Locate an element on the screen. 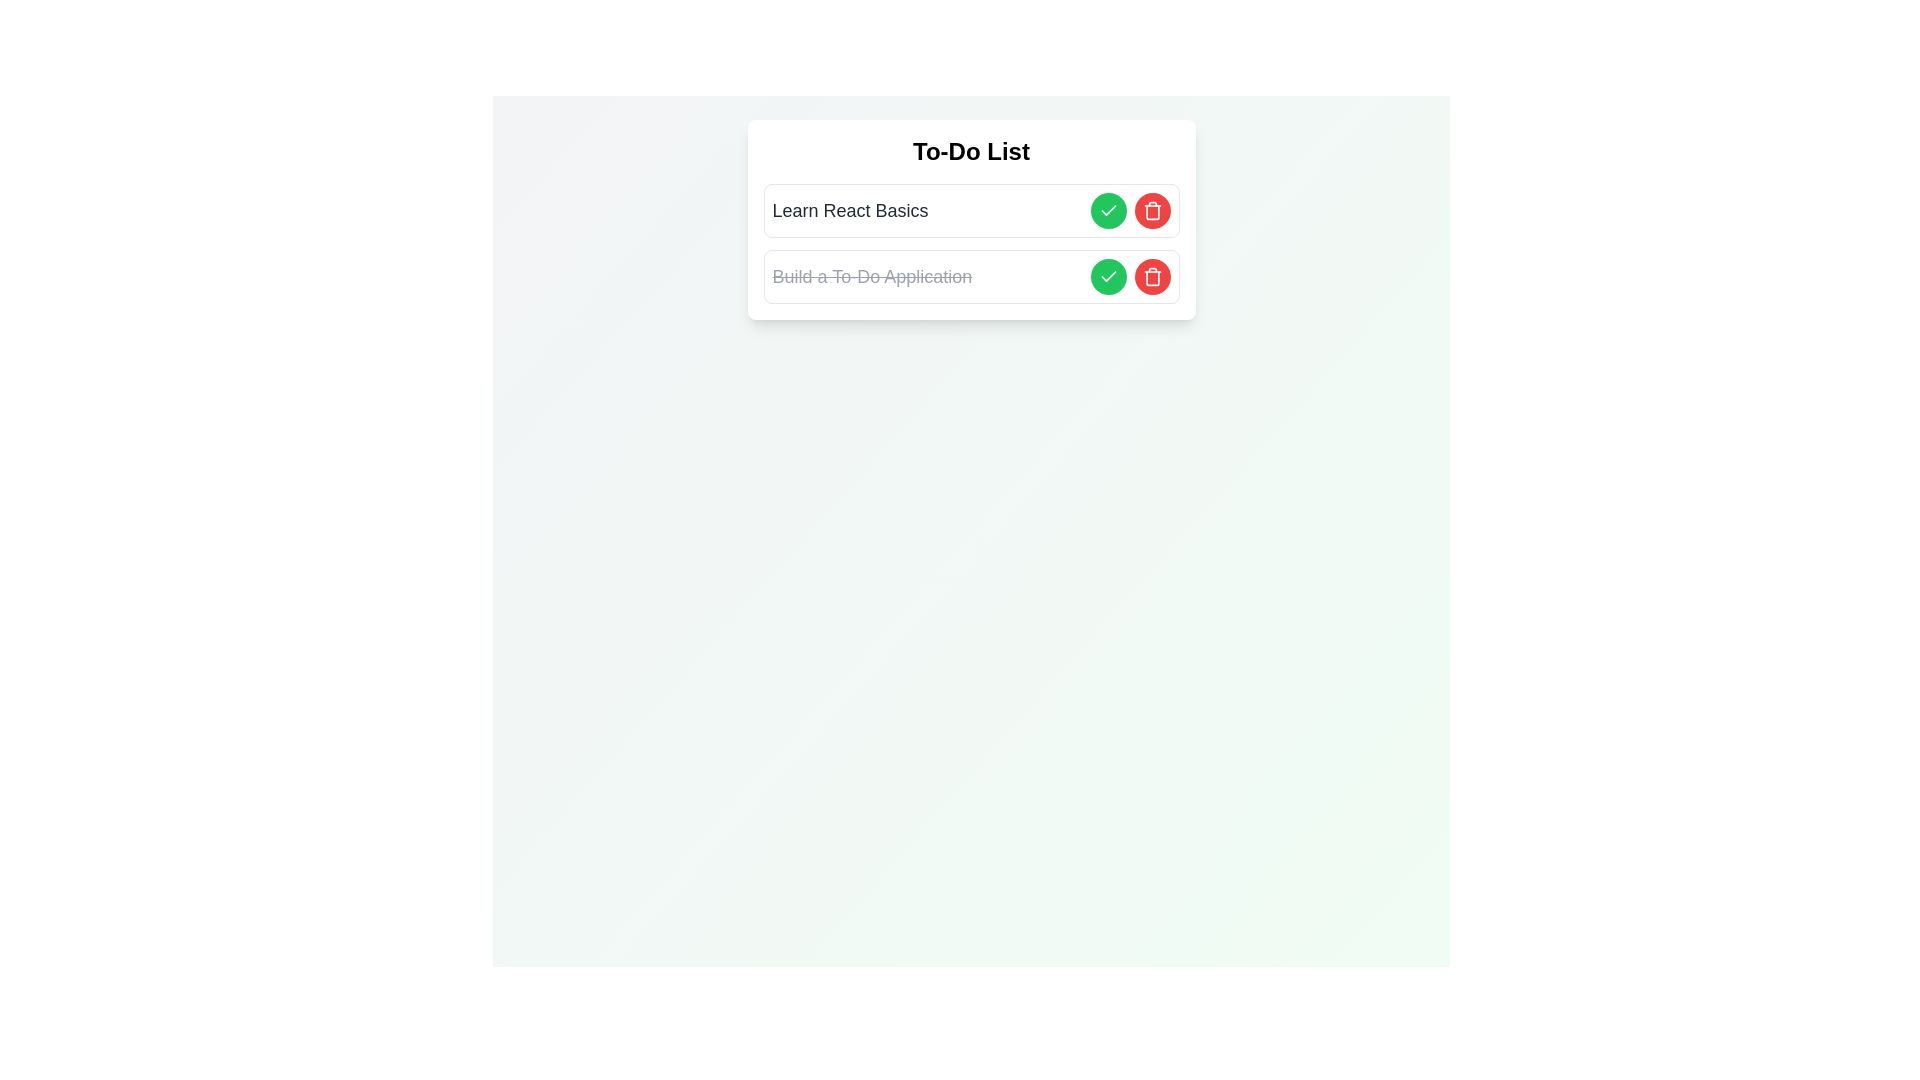  the text label displaying 'To-Do List', which serves as a header for the tasks below is located at coordinates (971, 150).